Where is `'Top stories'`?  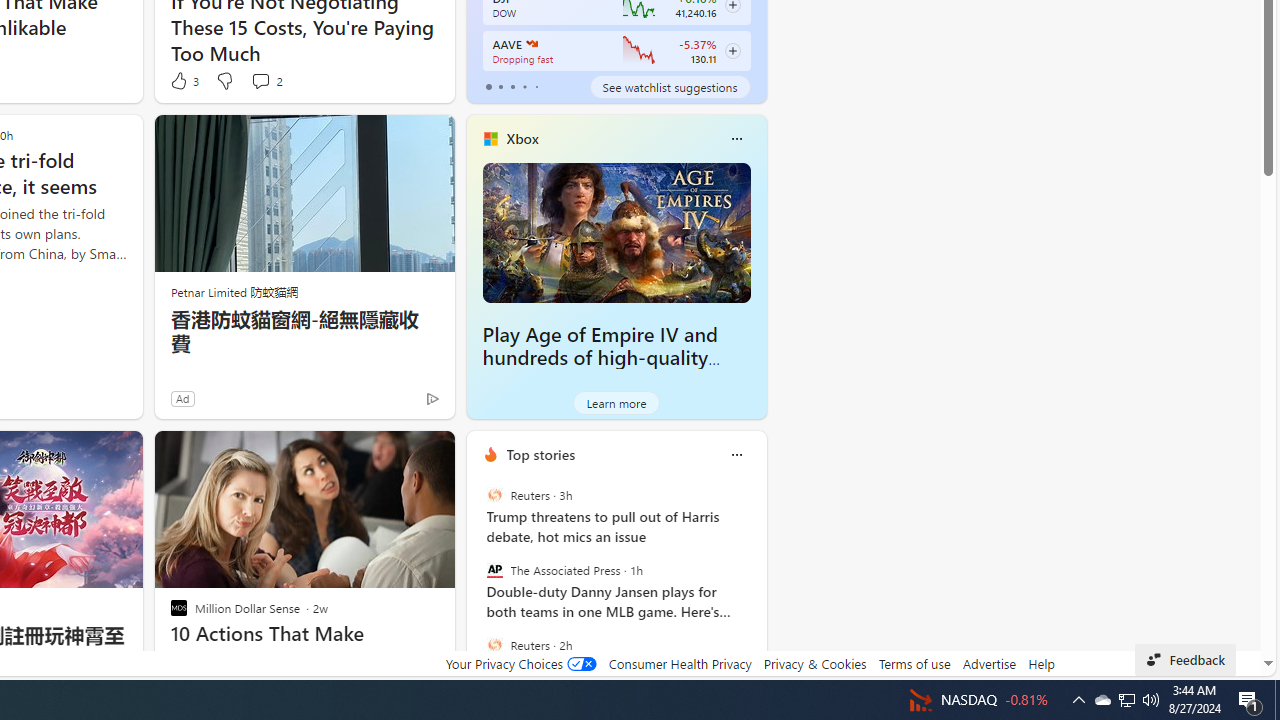 'Top stories' is located at coordinates (540, 454).